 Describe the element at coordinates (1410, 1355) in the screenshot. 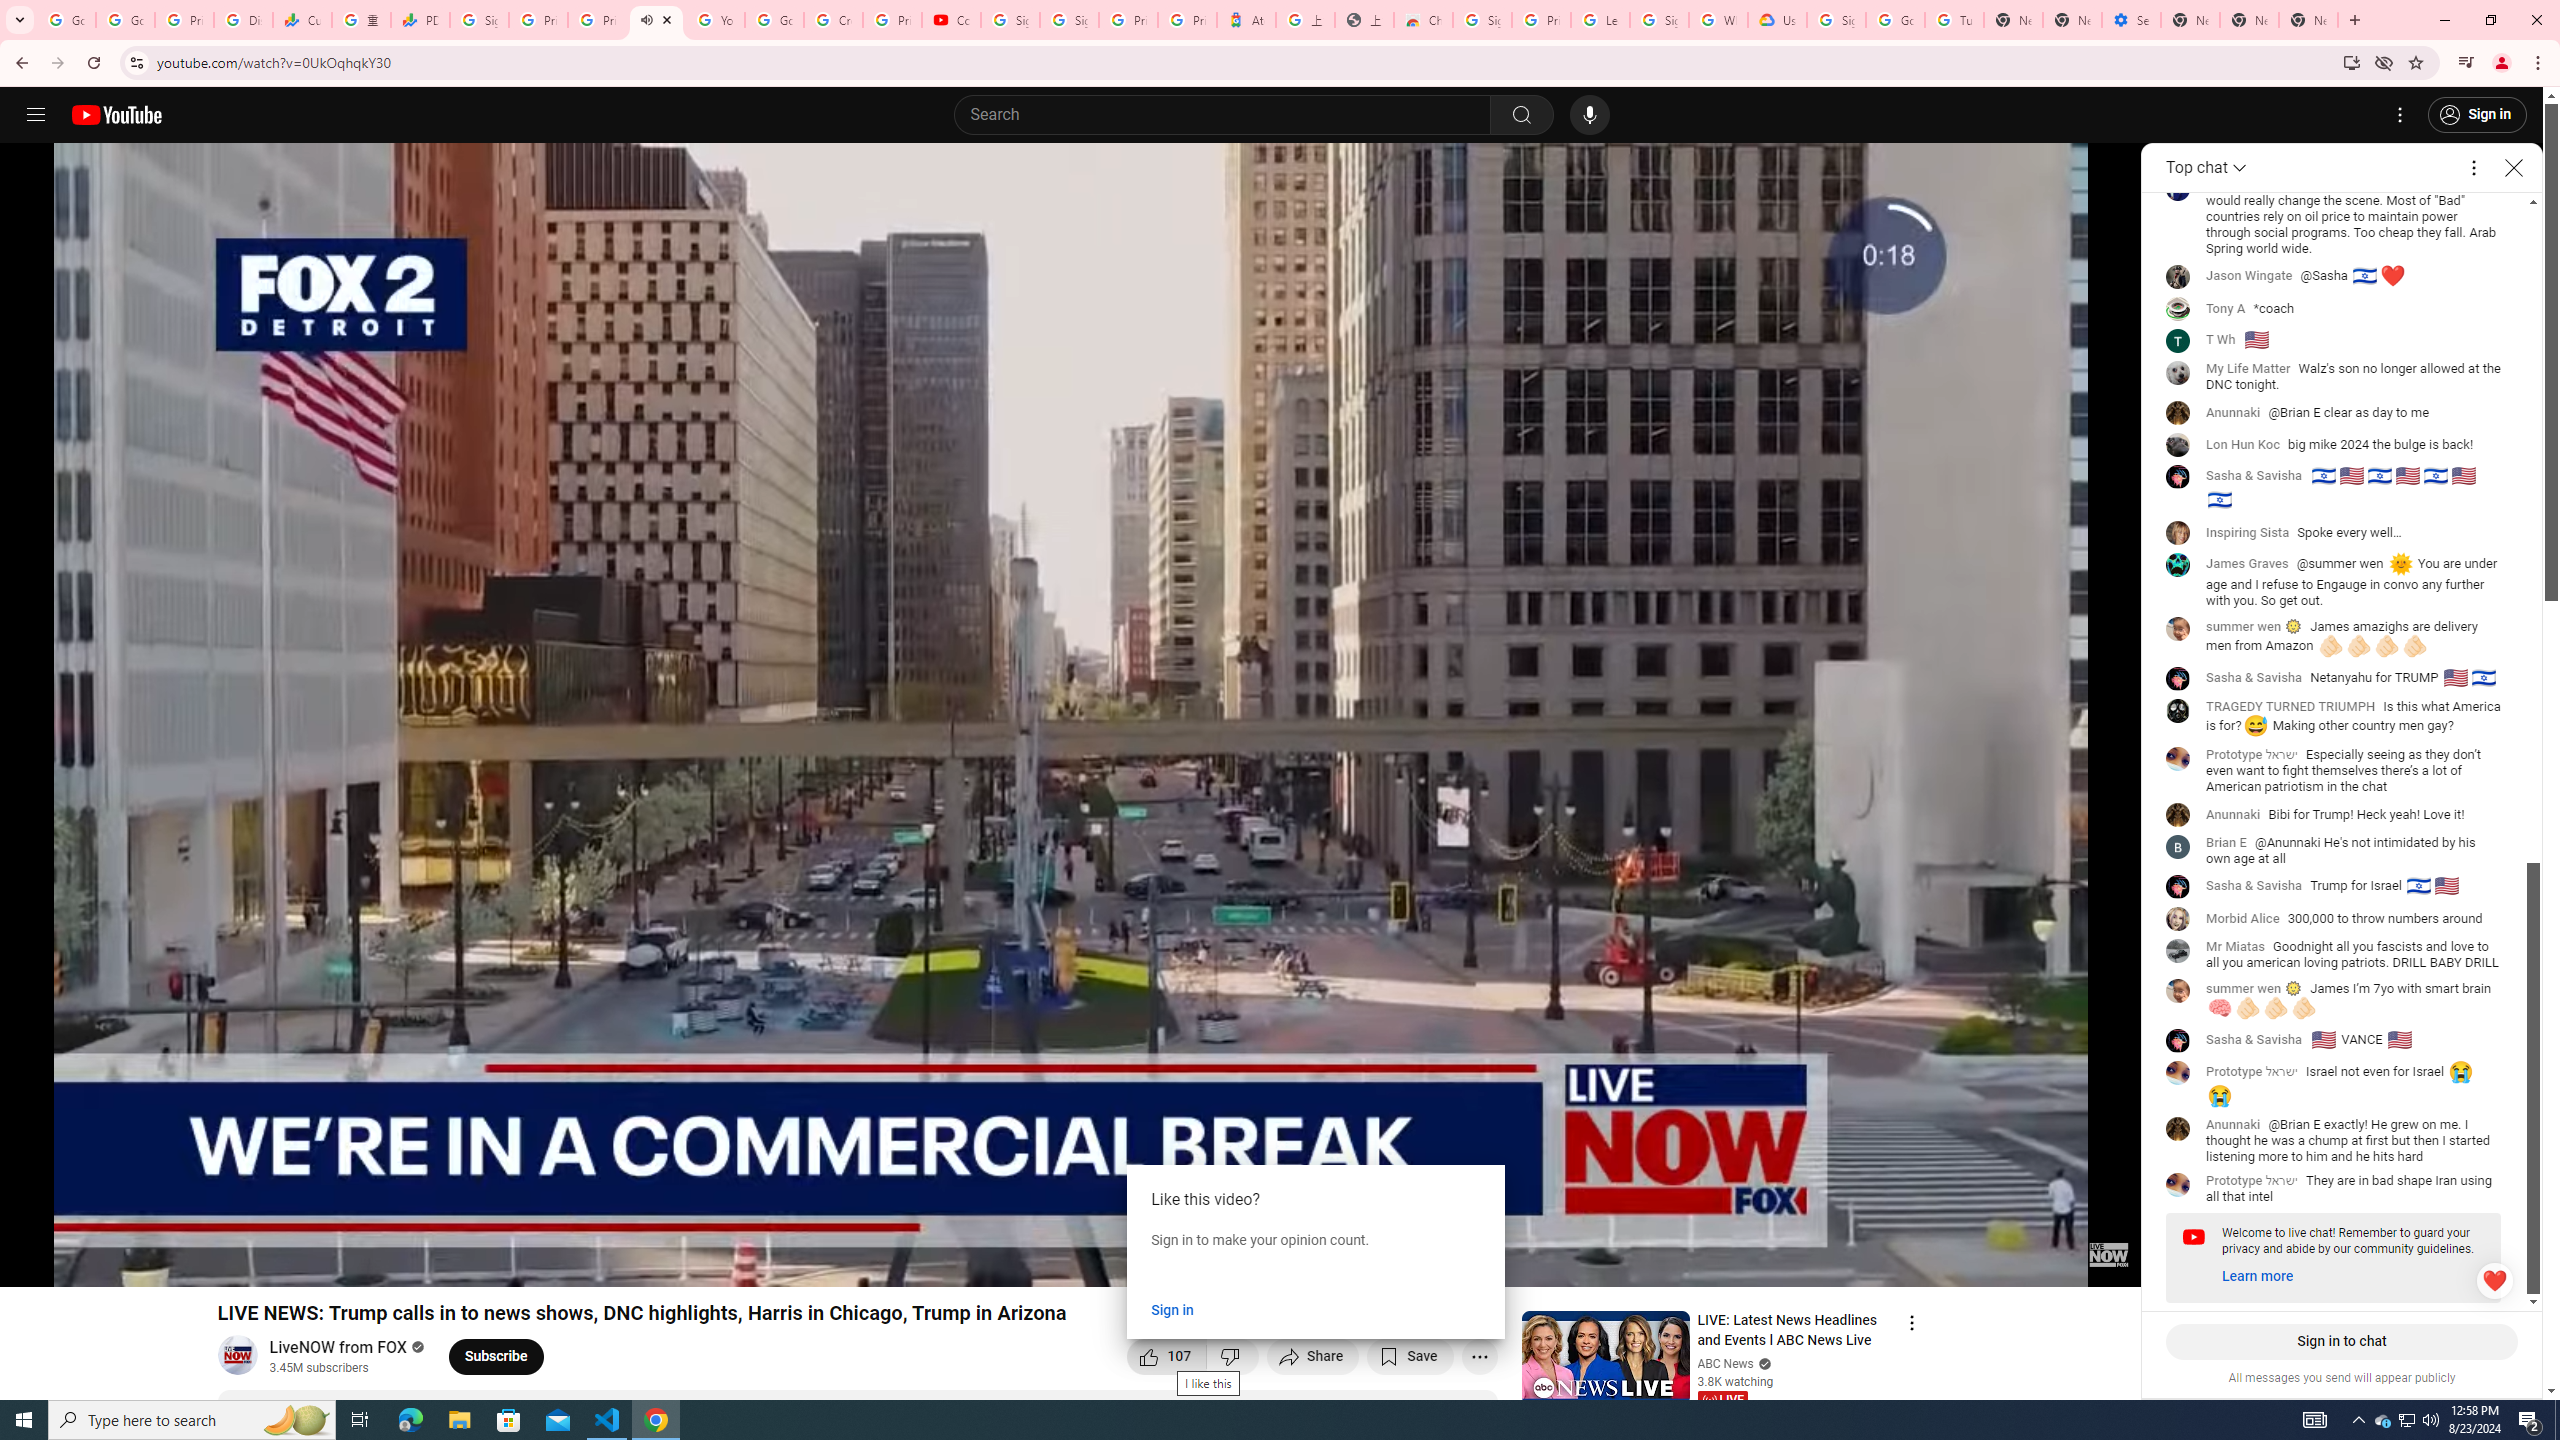

I see `'Save to playlist'` at that location.